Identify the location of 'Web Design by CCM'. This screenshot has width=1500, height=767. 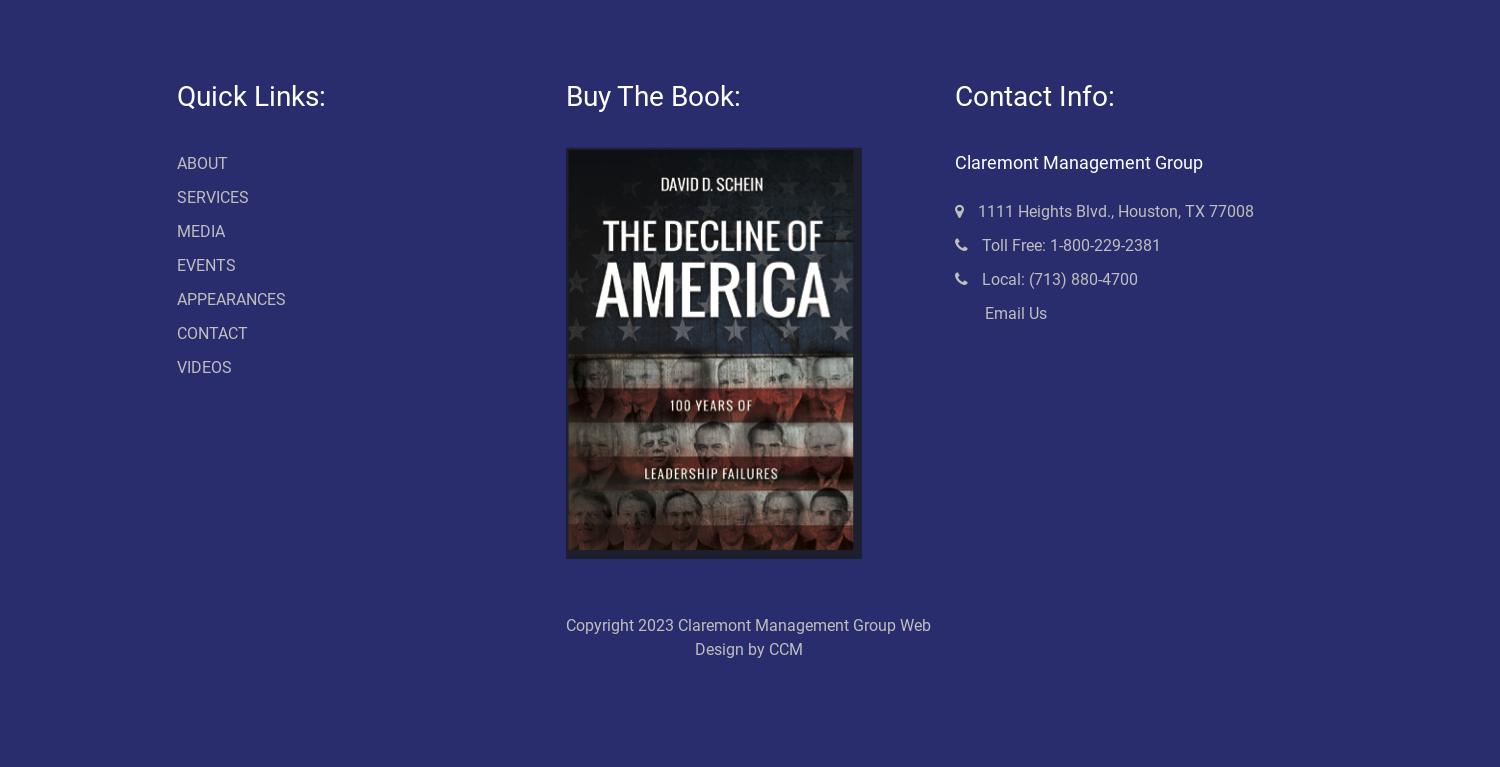
(812, 636).